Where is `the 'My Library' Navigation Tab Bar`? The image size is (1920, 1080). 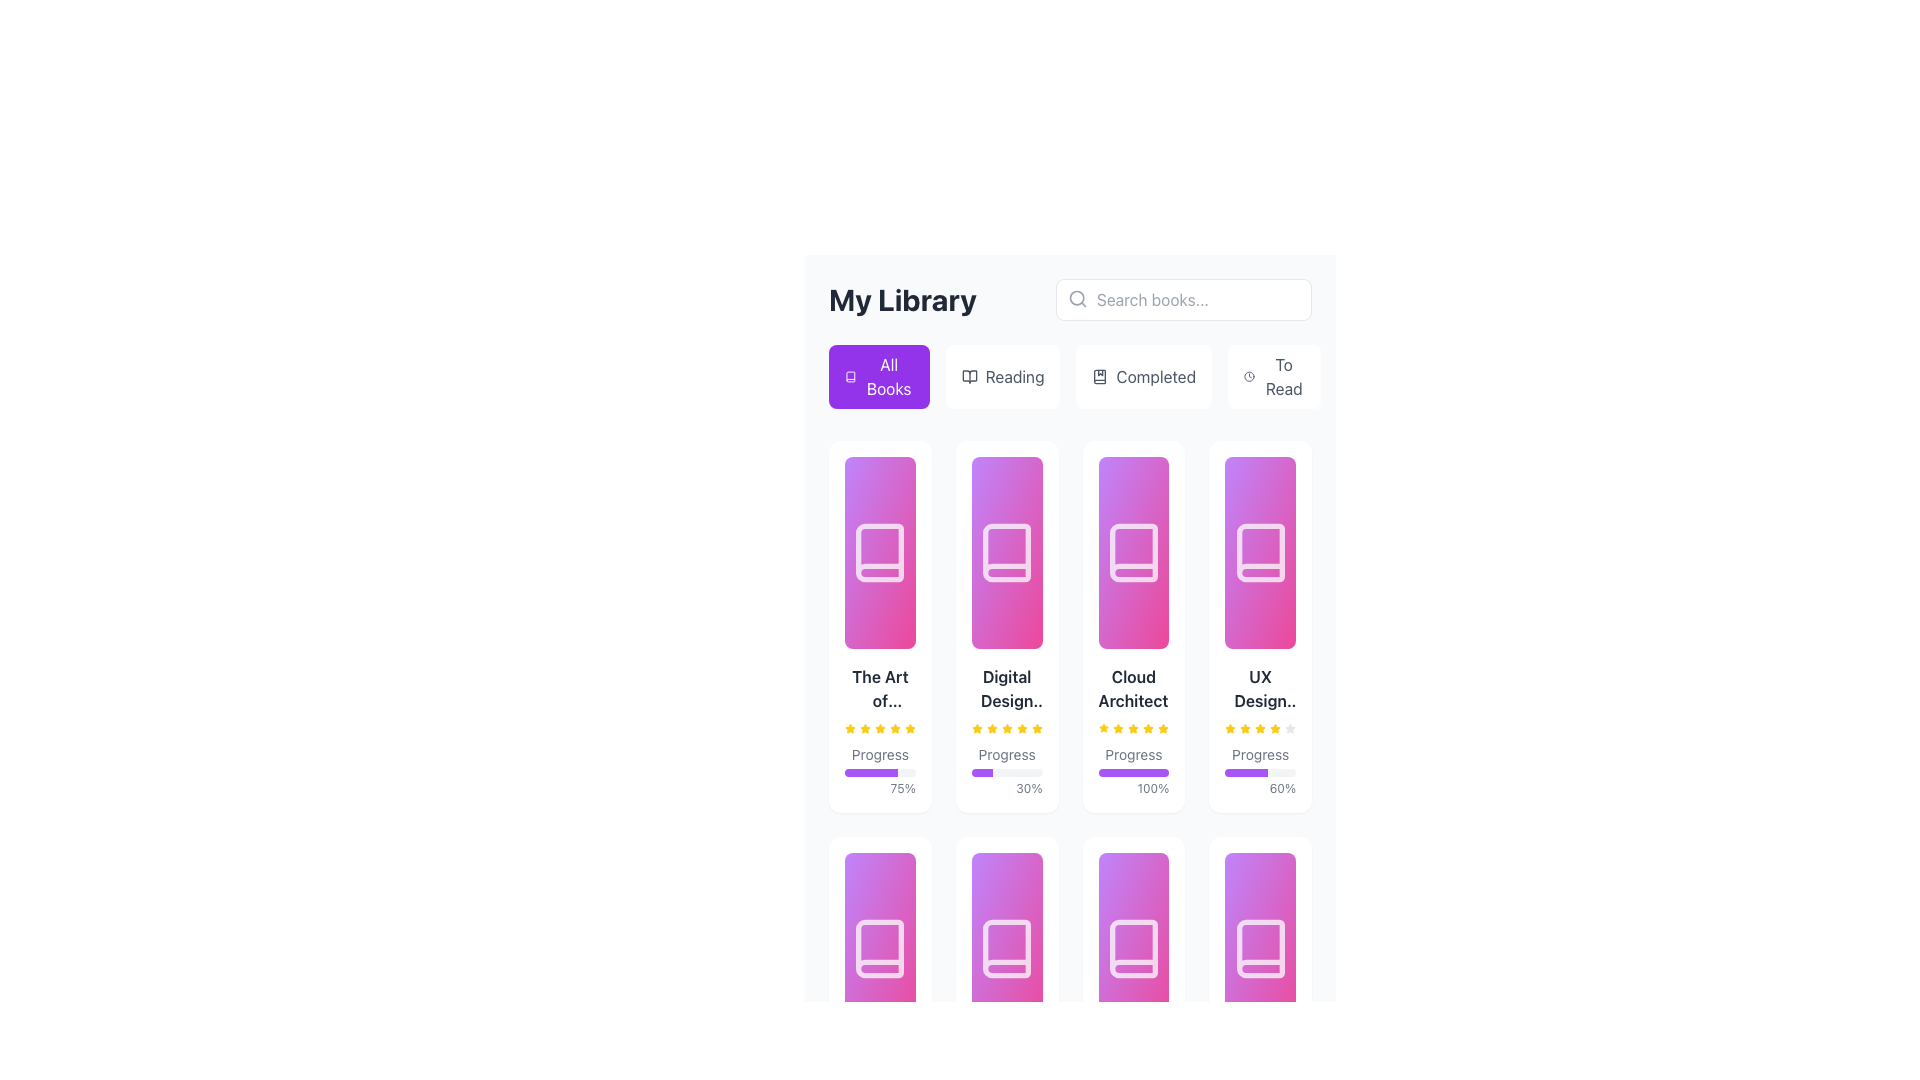 the 'My Library' Navigation Tab Bar is located at coordinates (1069, 342).